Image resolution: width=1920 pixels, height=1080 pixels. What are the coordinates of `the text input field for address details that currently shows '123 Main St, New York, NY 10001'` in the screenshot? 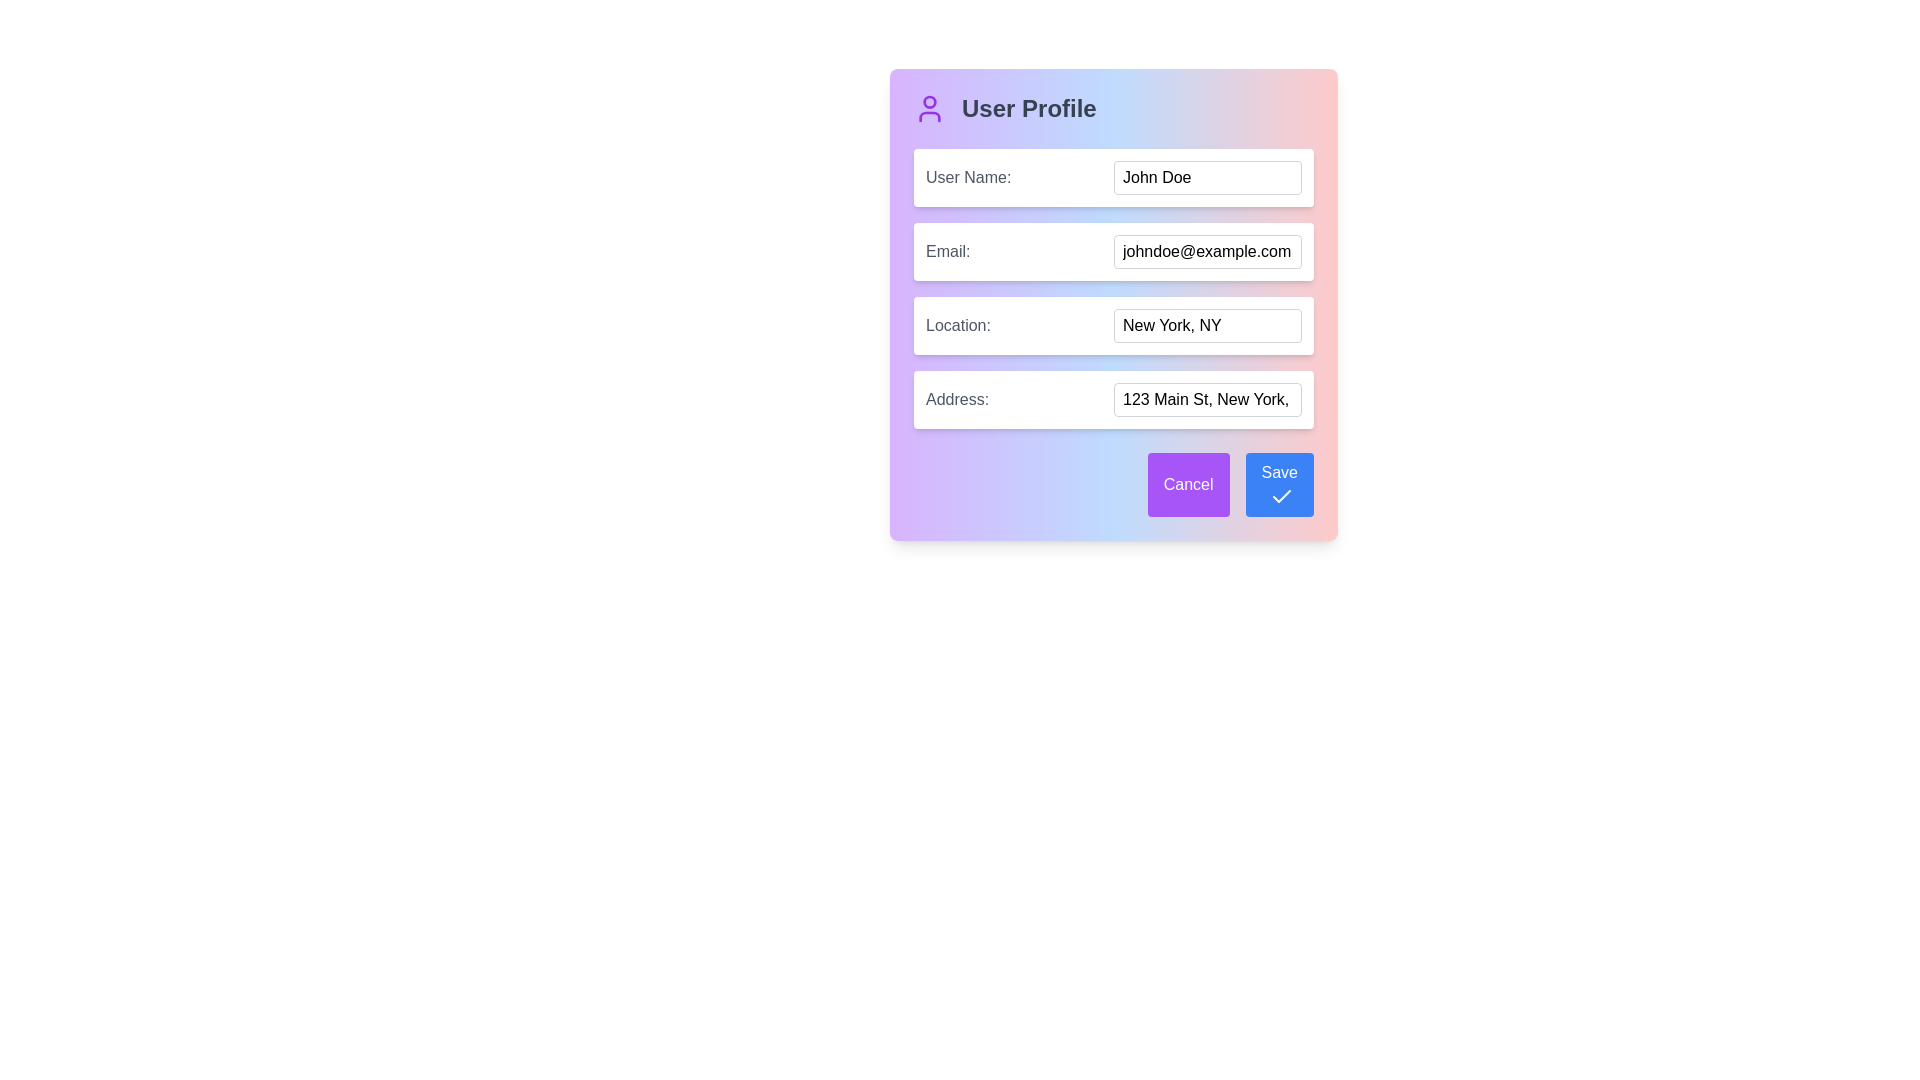 It's located at (1207, 400).